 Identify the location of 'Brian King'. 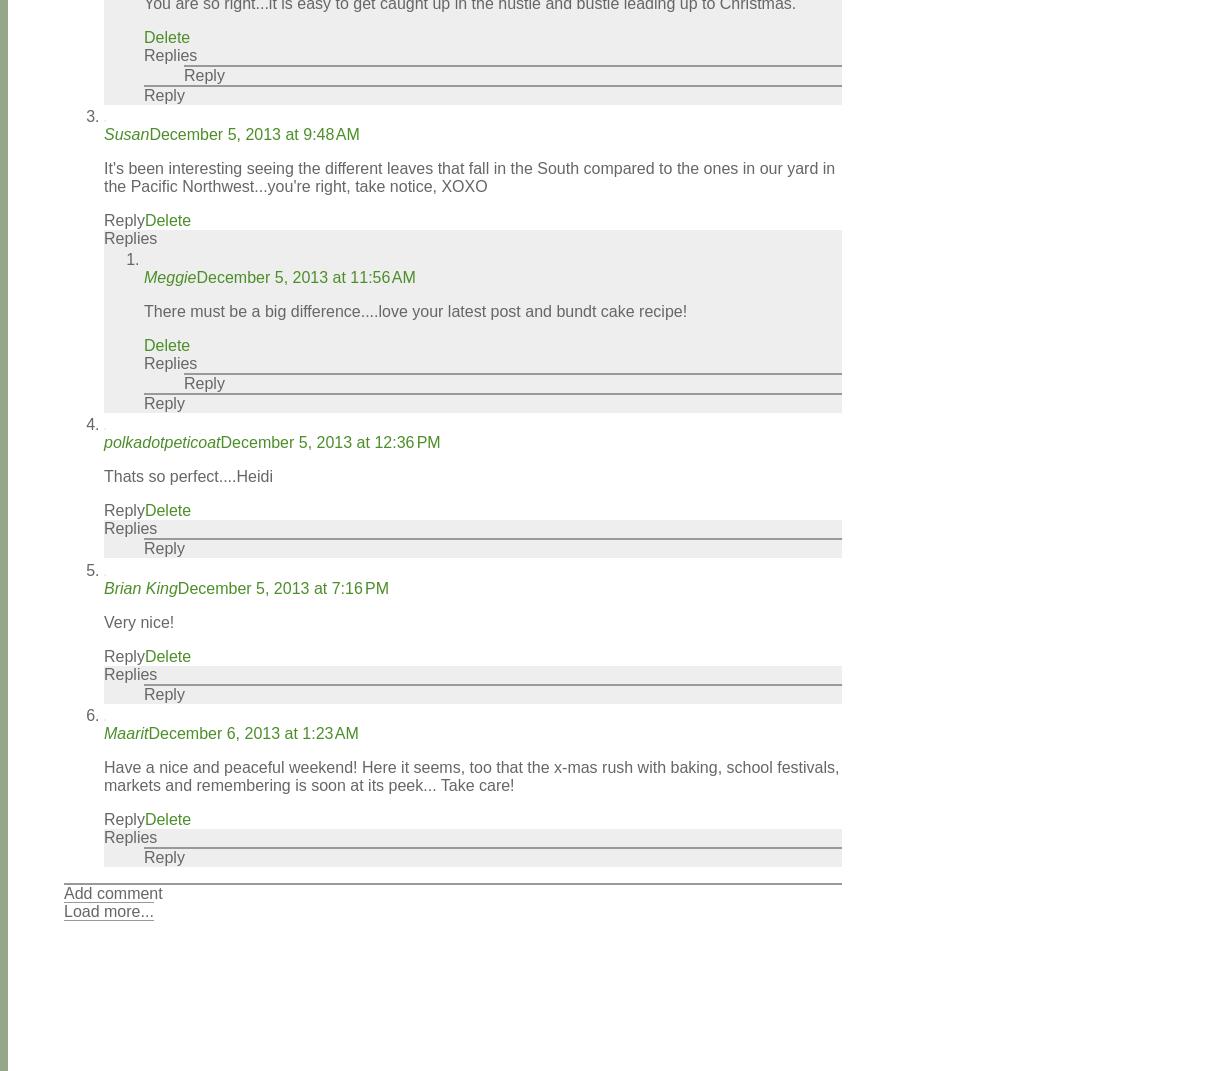
(139, 587).